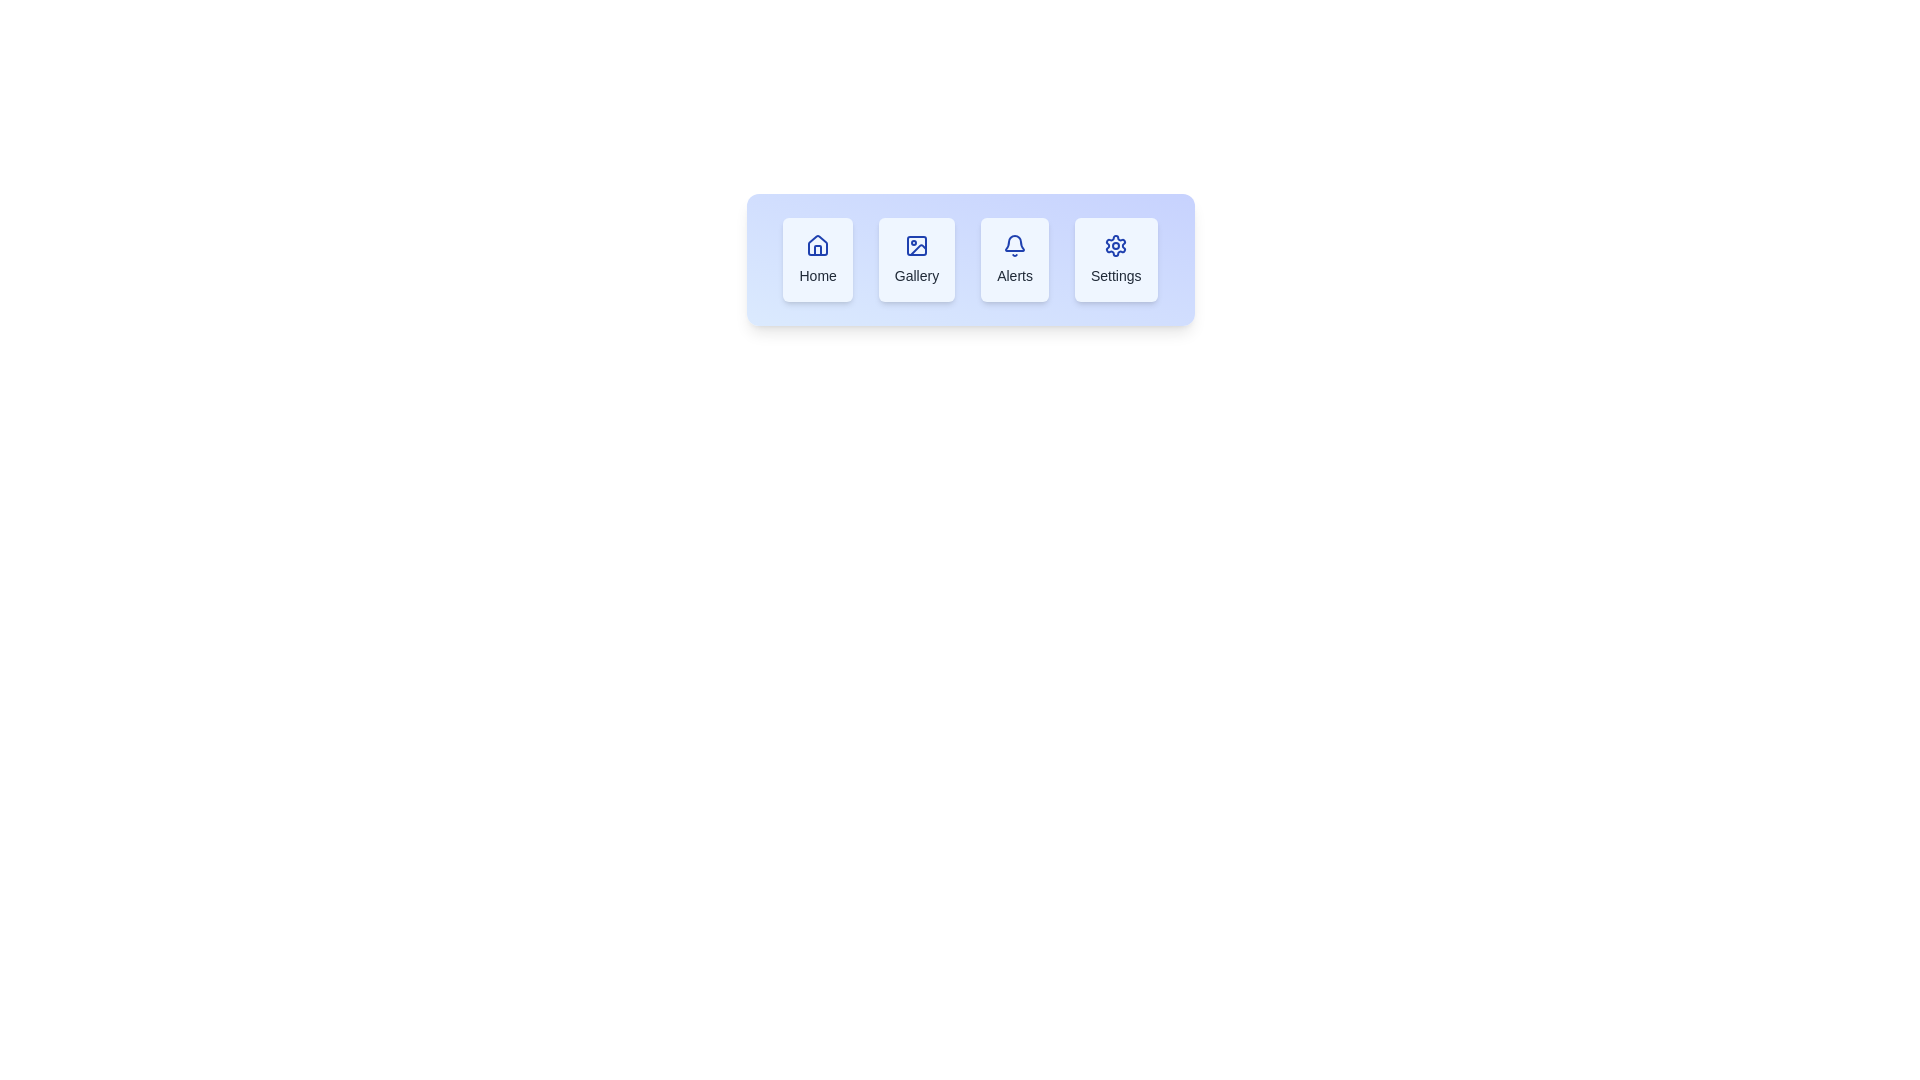 This screenshot has height=1080, width=1920. What do you see at coordinates (818, 244) in the screenshot?
I see `the 'Home' navigation icon located at the leftmost position of the horizontal menu bar` at bounding box center [818, 244].